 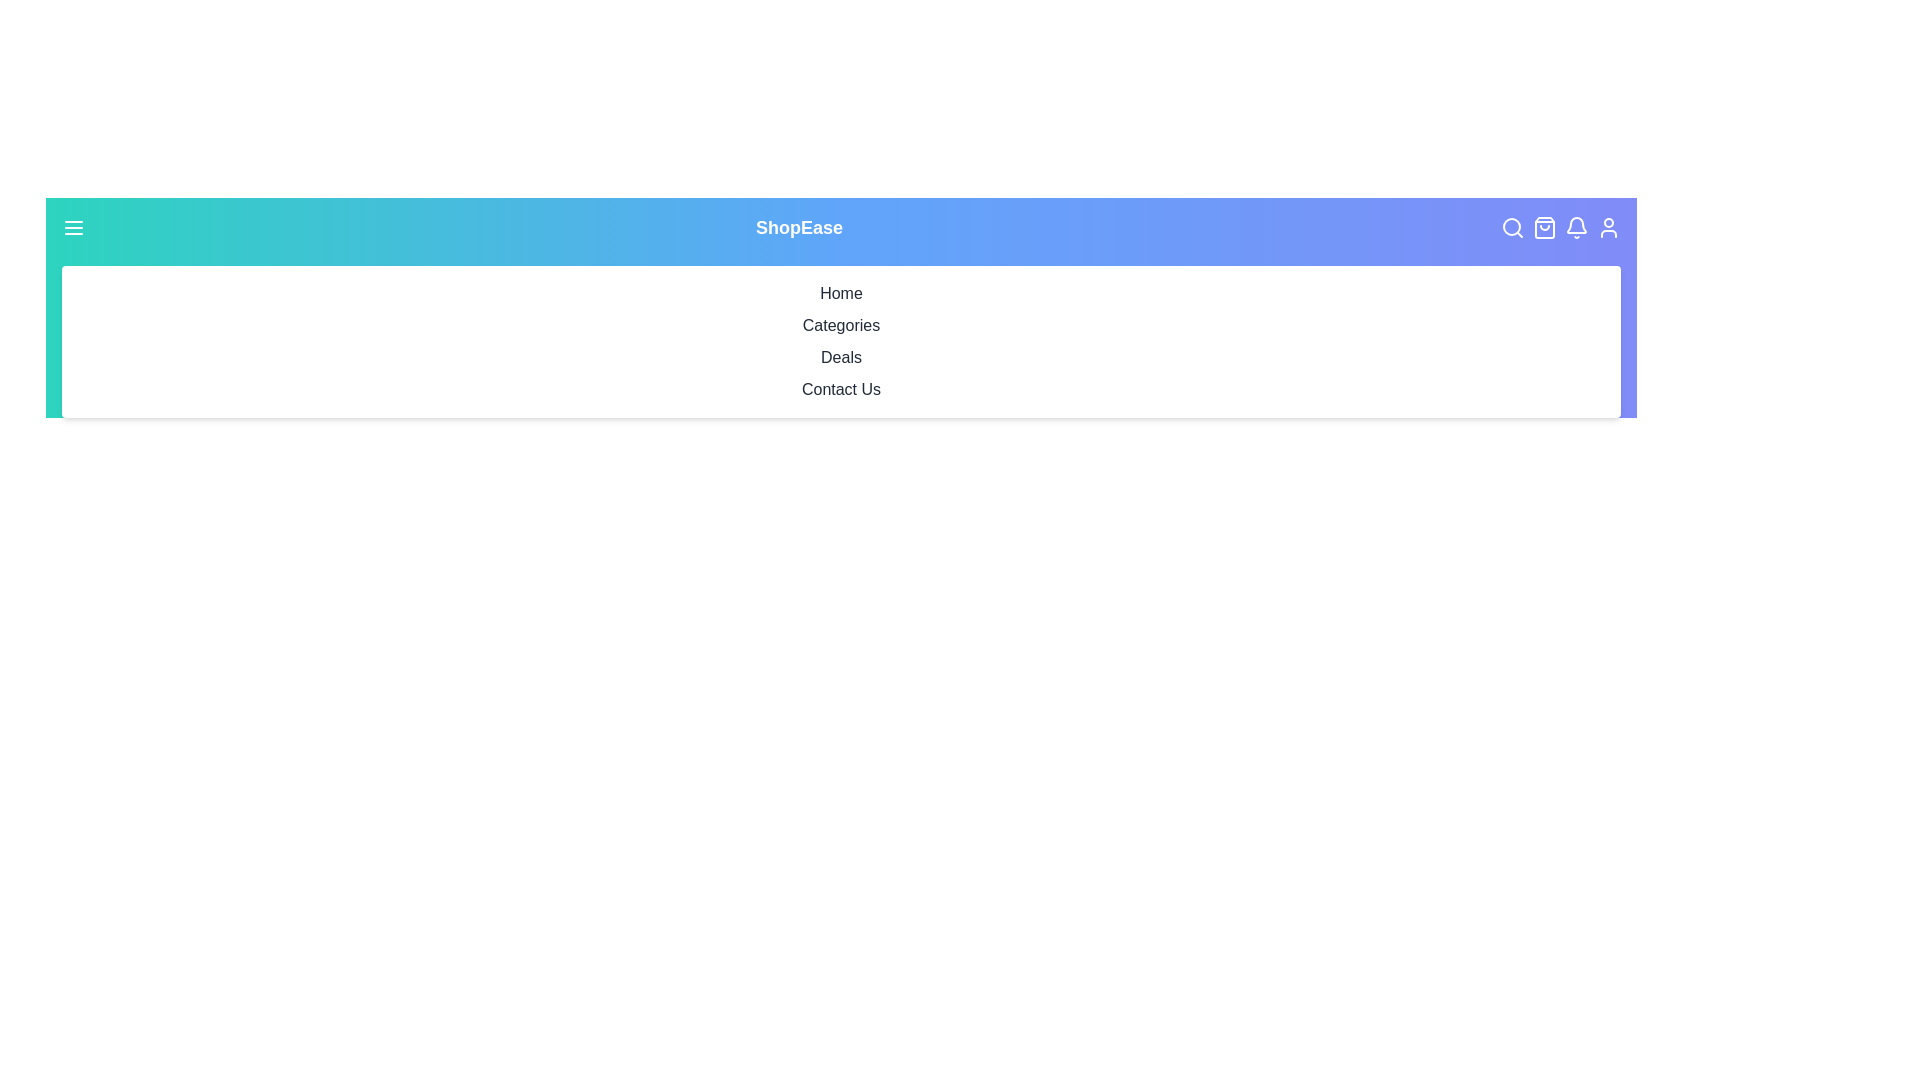 What do you see at coordinates (1548, 226) in the screenshot?
I see `the 'Shopping Bag' icon` at bounding box center [1548, 226].